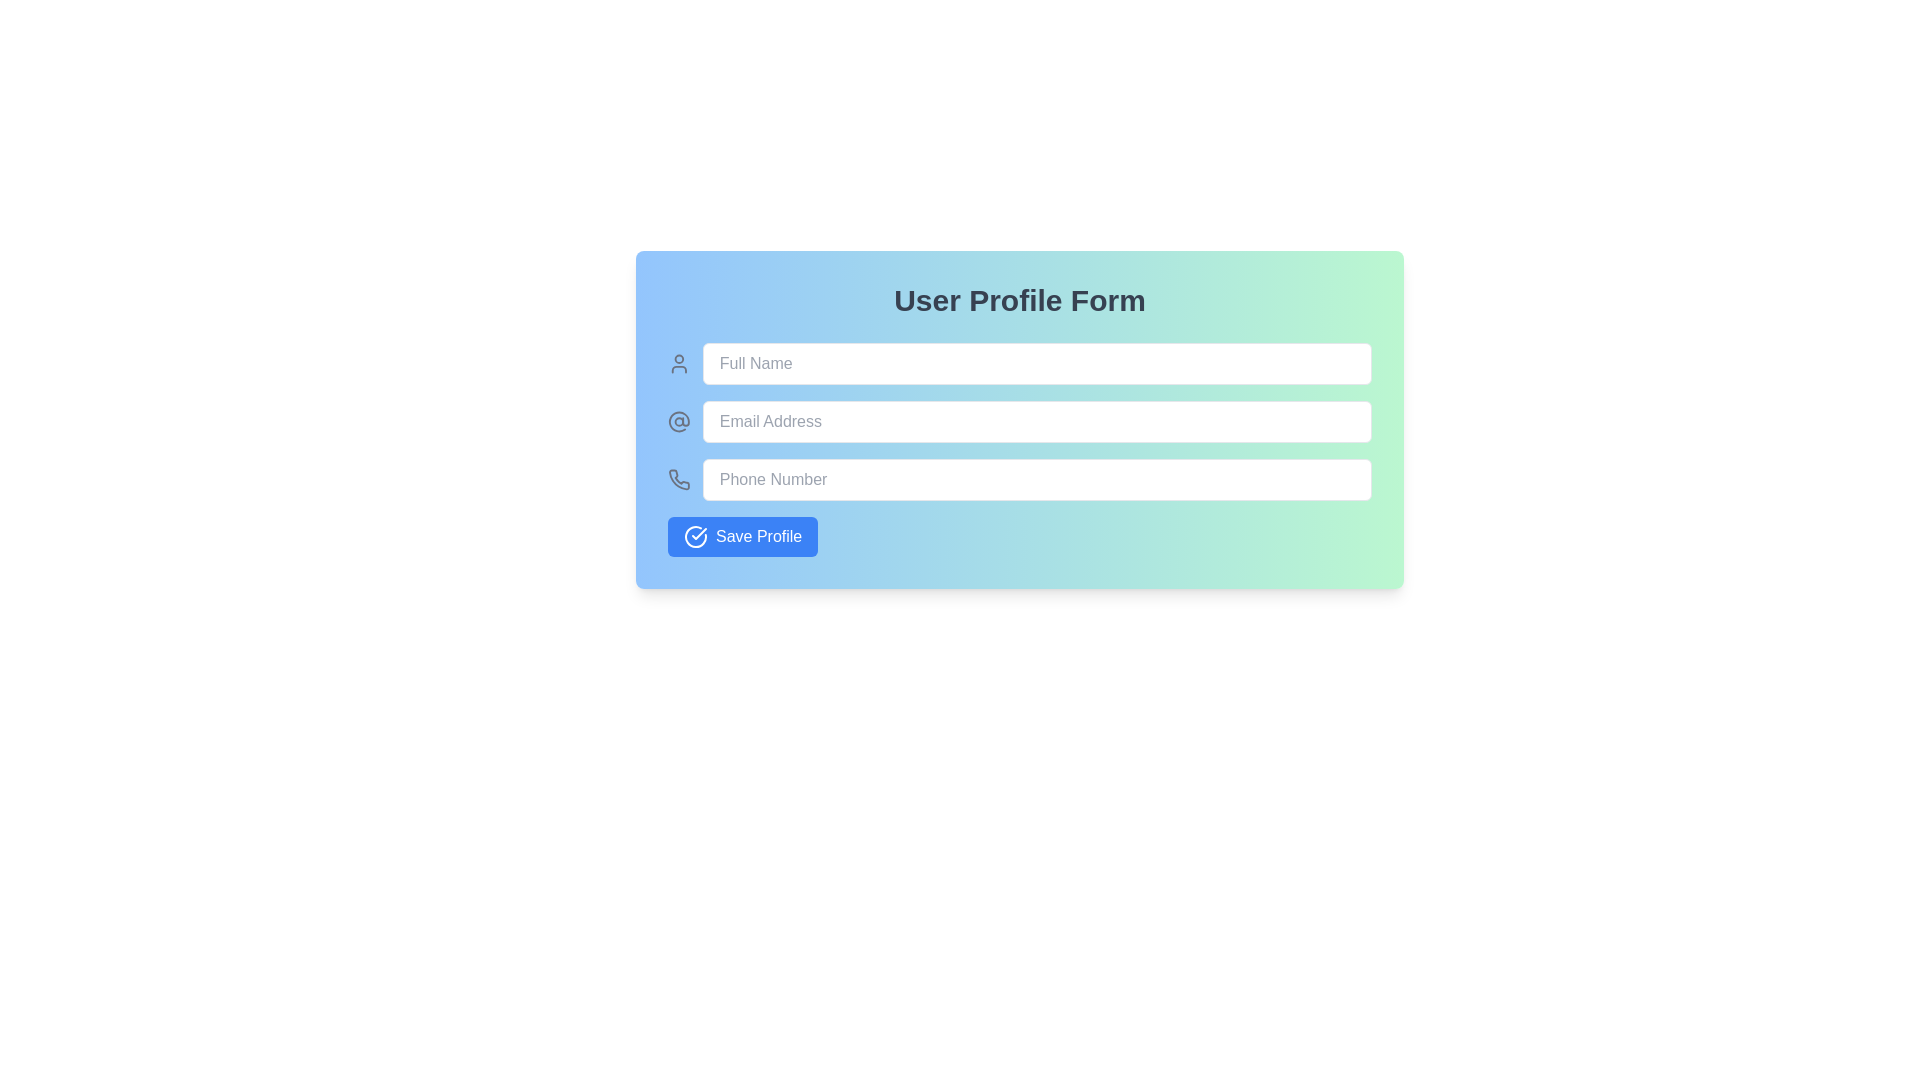 The height and width of the screenshot is (1080, 1920). What do you see at coordinates (679, 479) in the screenshot?
I see `the phone number icon in the profile form, located to the left of the phone number input area in the third row below the form's title` at bounding box center [679, 479].